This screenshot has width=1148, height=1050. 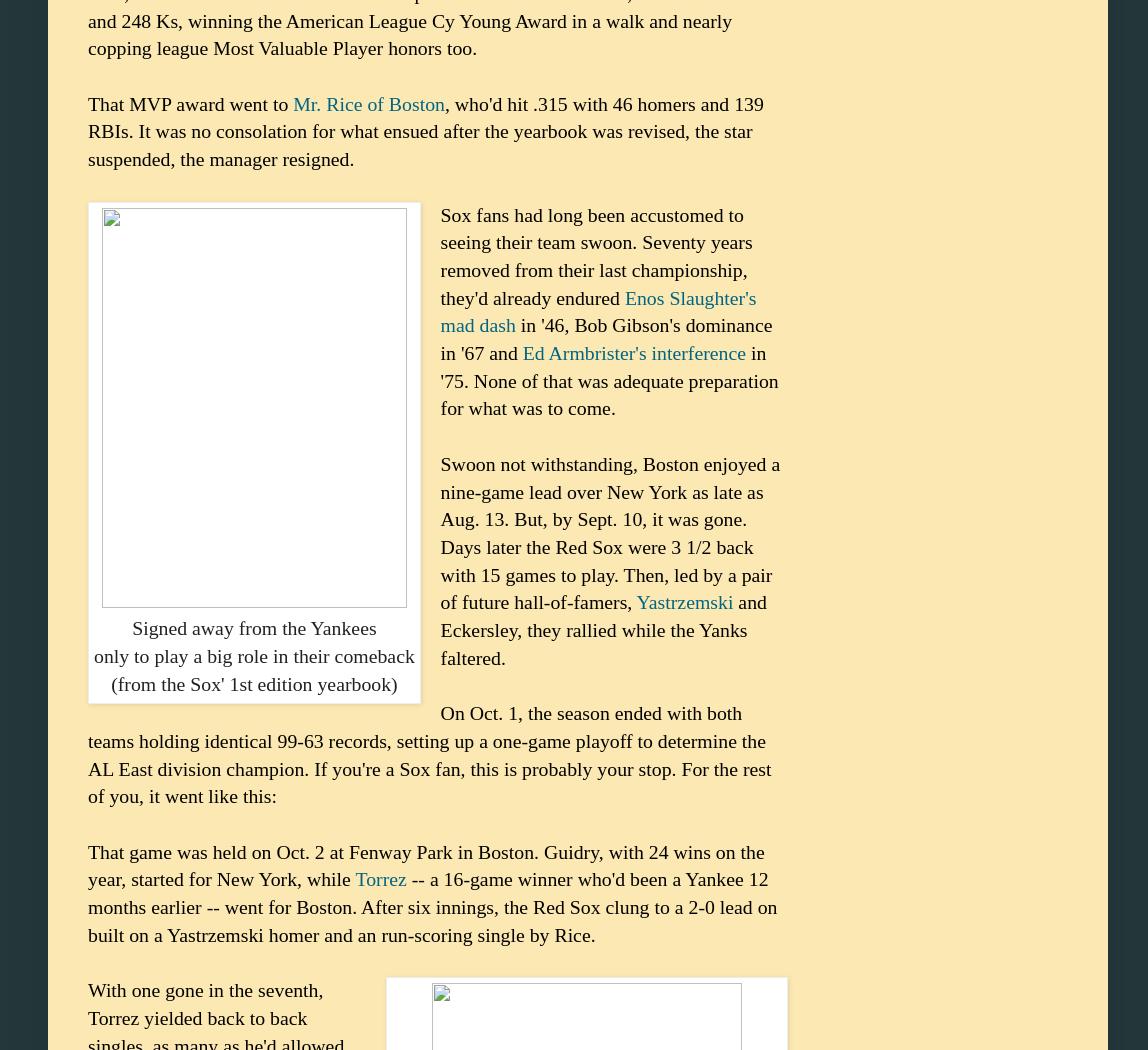 What do you see at coordinates (253, 628) in the screenshot?
I see `'Signed away from the Yankees'` at bounding box center [253, 628].